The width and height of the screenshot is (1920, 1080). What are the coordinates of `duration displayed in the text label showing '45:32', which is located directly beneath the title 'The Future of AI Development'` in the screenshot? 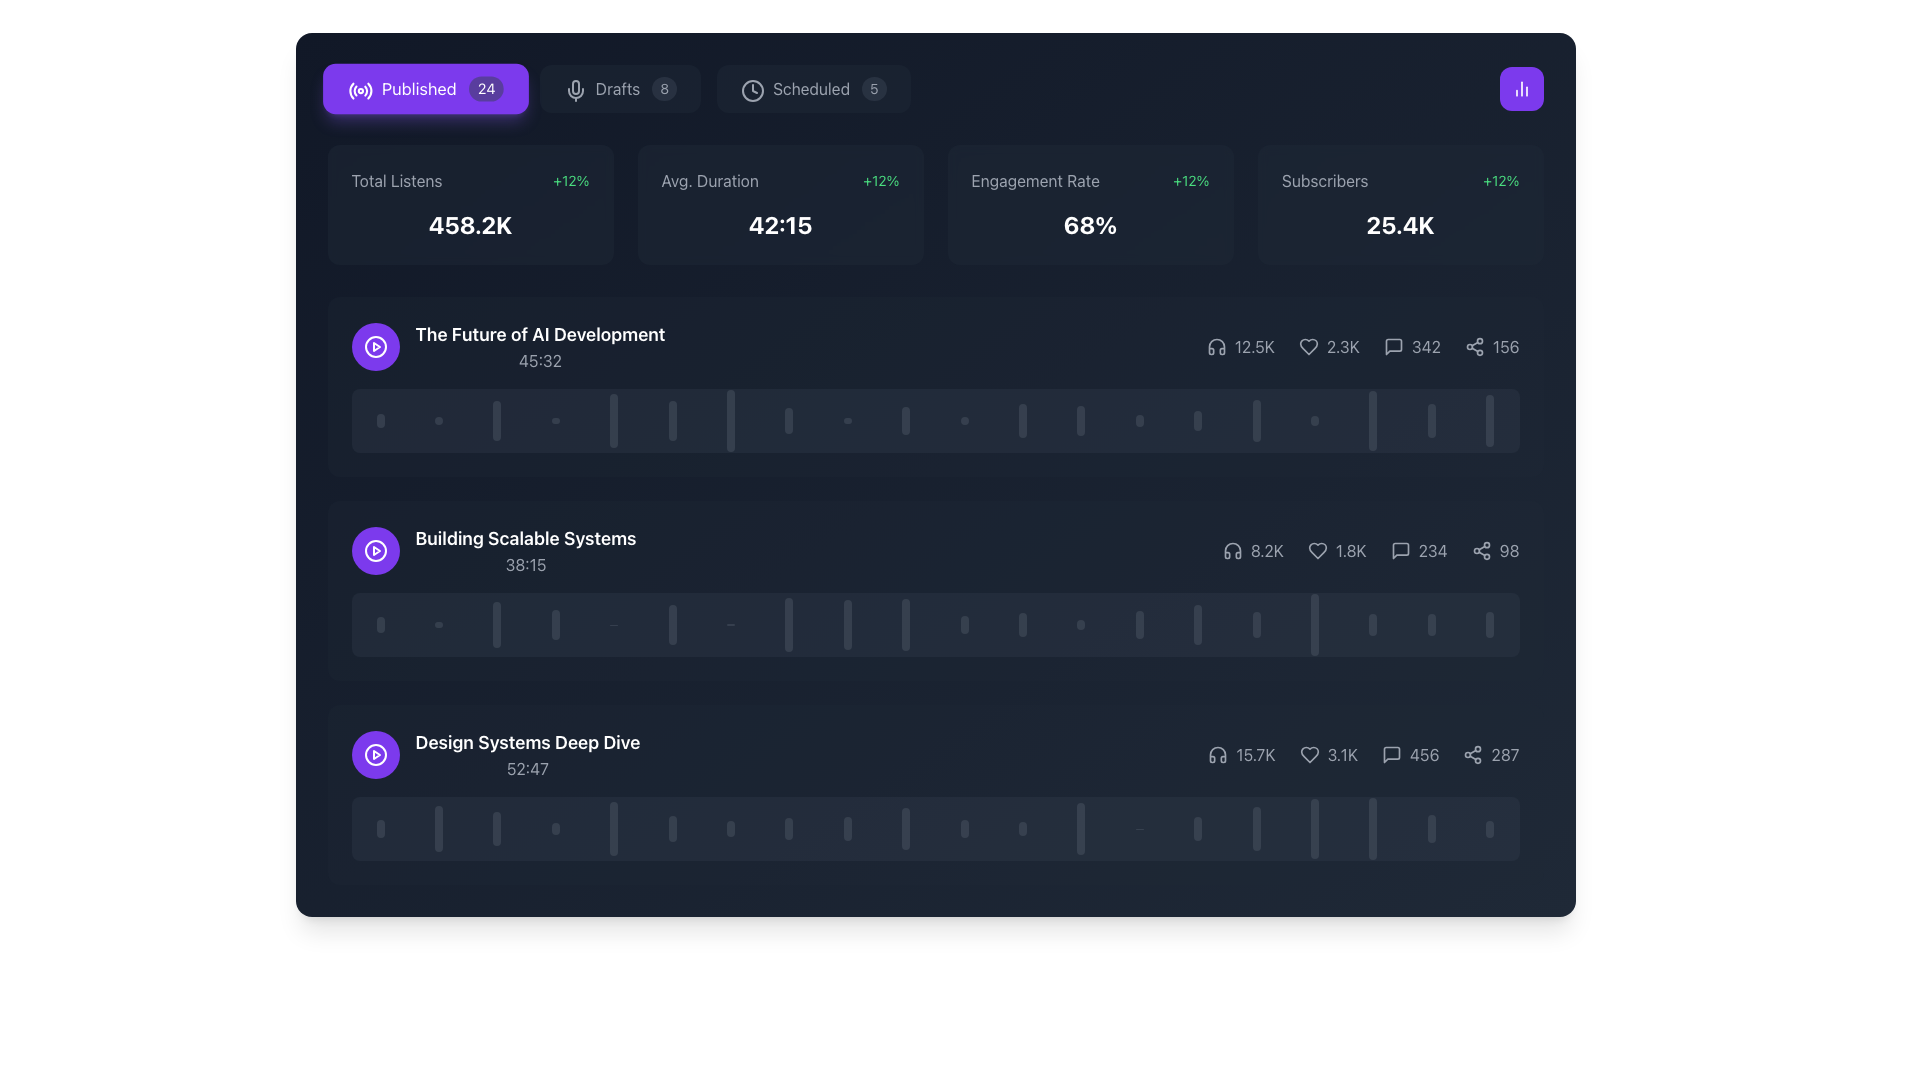 It's located at (540, 361).